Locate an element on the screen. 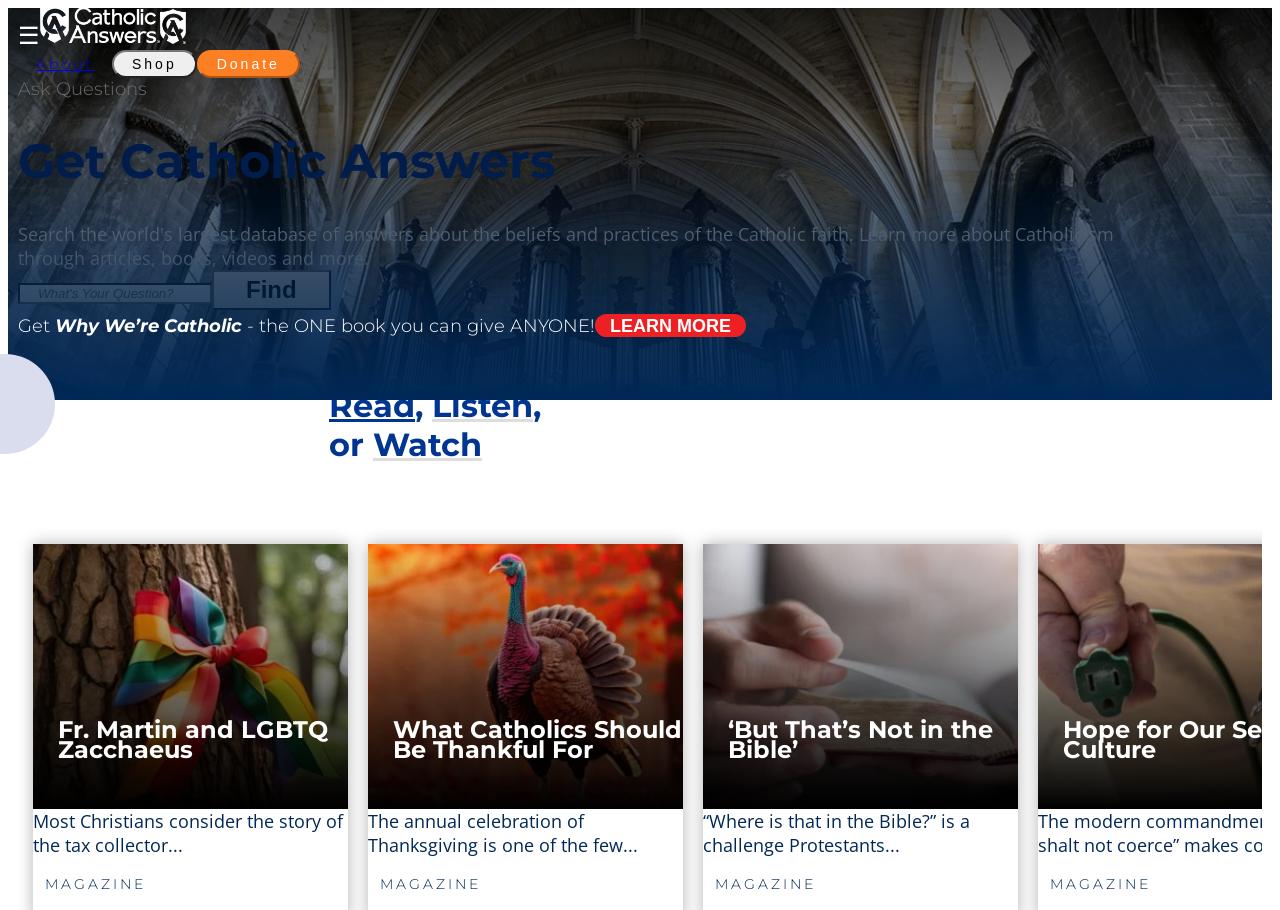 The width and height of the screenshot is (1280, 910). 'About' is located at coordinates (65, 62).